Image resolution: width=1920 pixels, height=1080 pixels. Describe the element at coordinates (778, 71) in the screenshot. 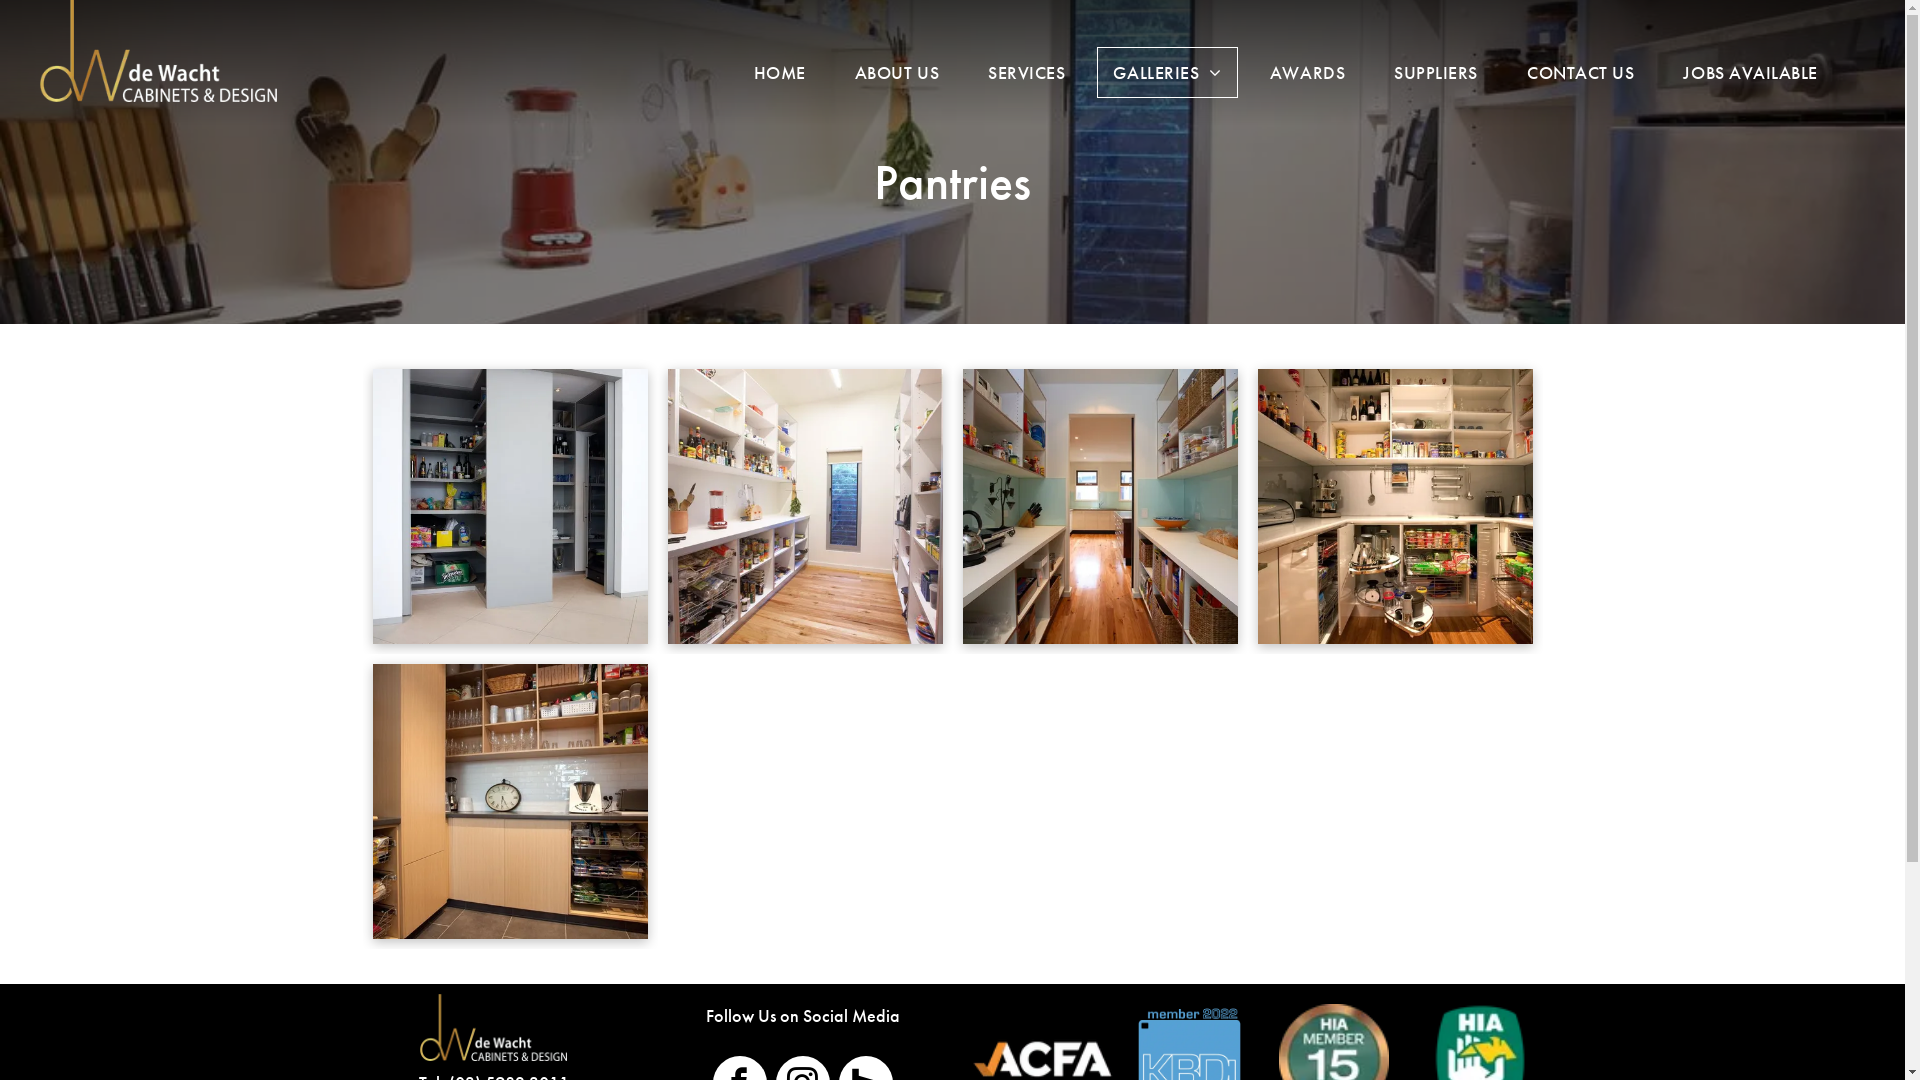

I see `'HOME'` at that location.